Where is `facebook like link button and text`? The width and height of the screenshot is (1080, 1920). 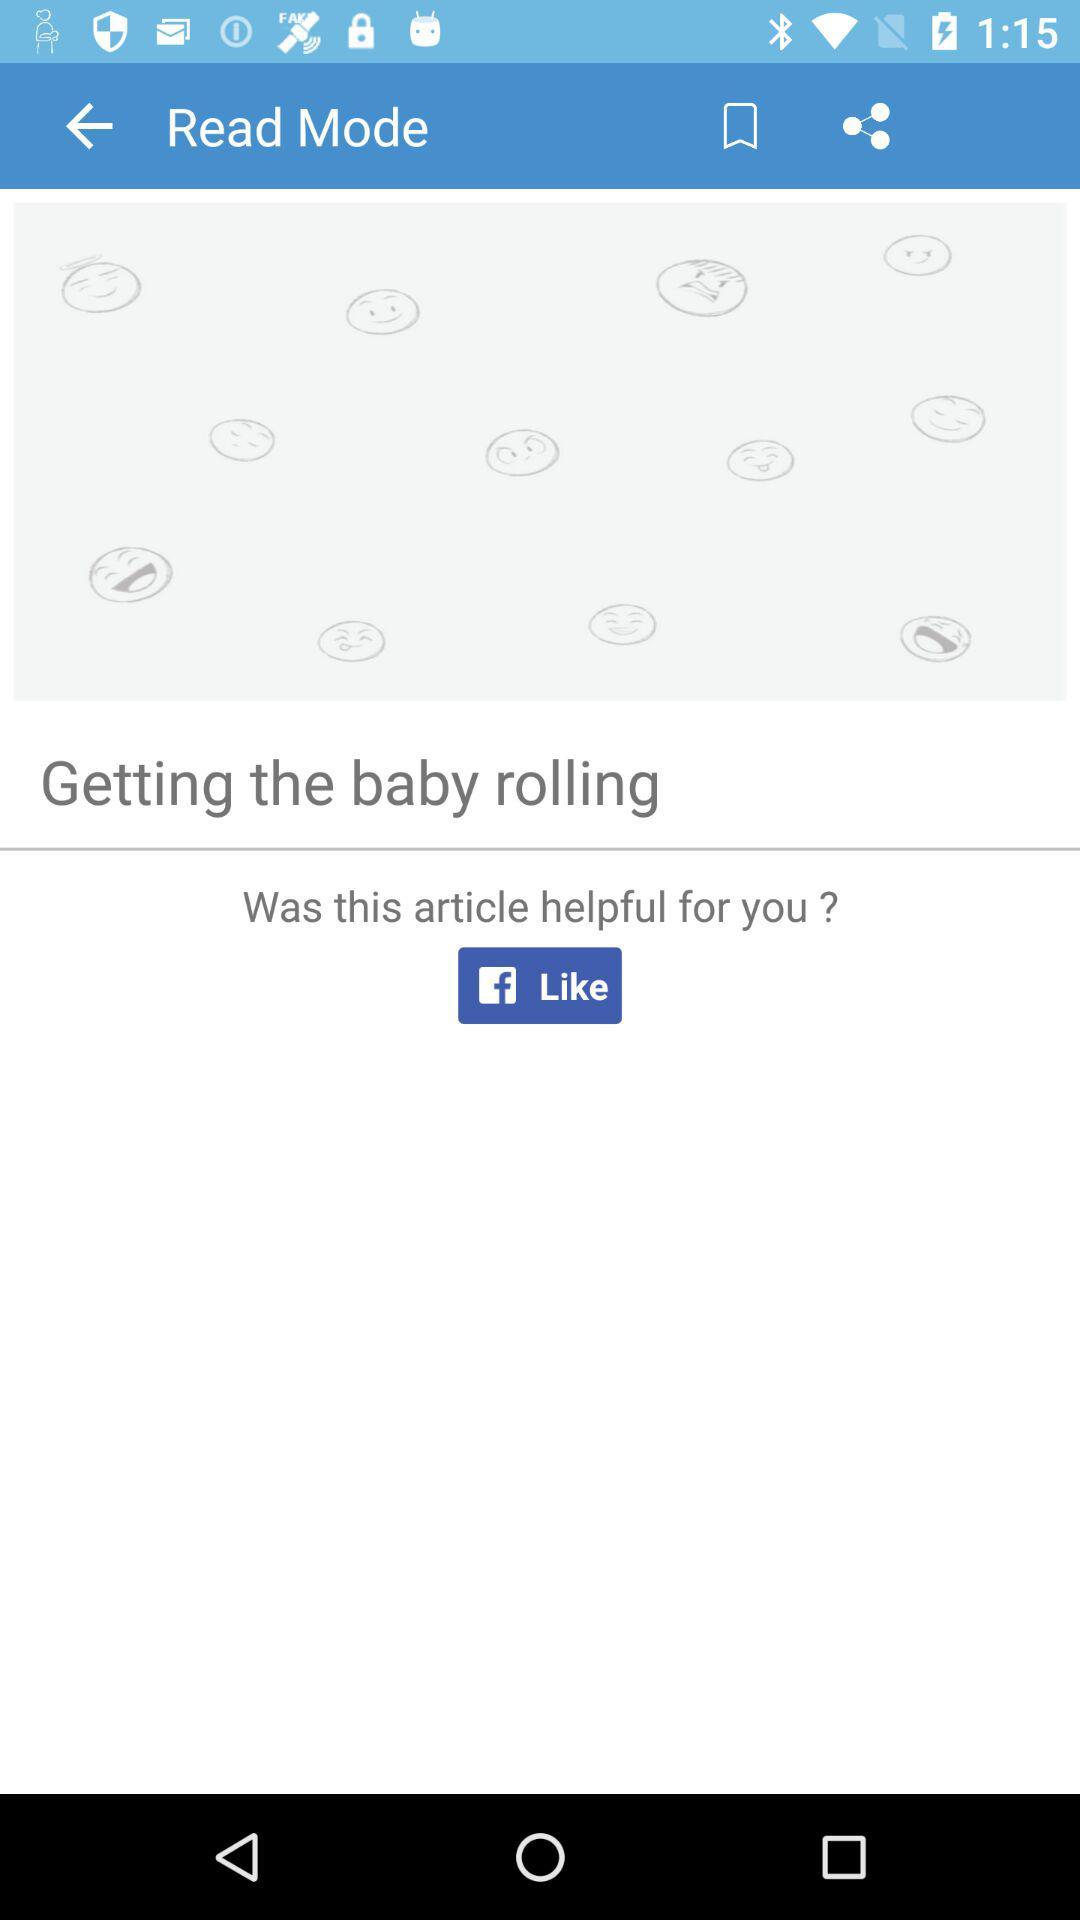 facebook like link button and text is located at coordinates (540, 1320).